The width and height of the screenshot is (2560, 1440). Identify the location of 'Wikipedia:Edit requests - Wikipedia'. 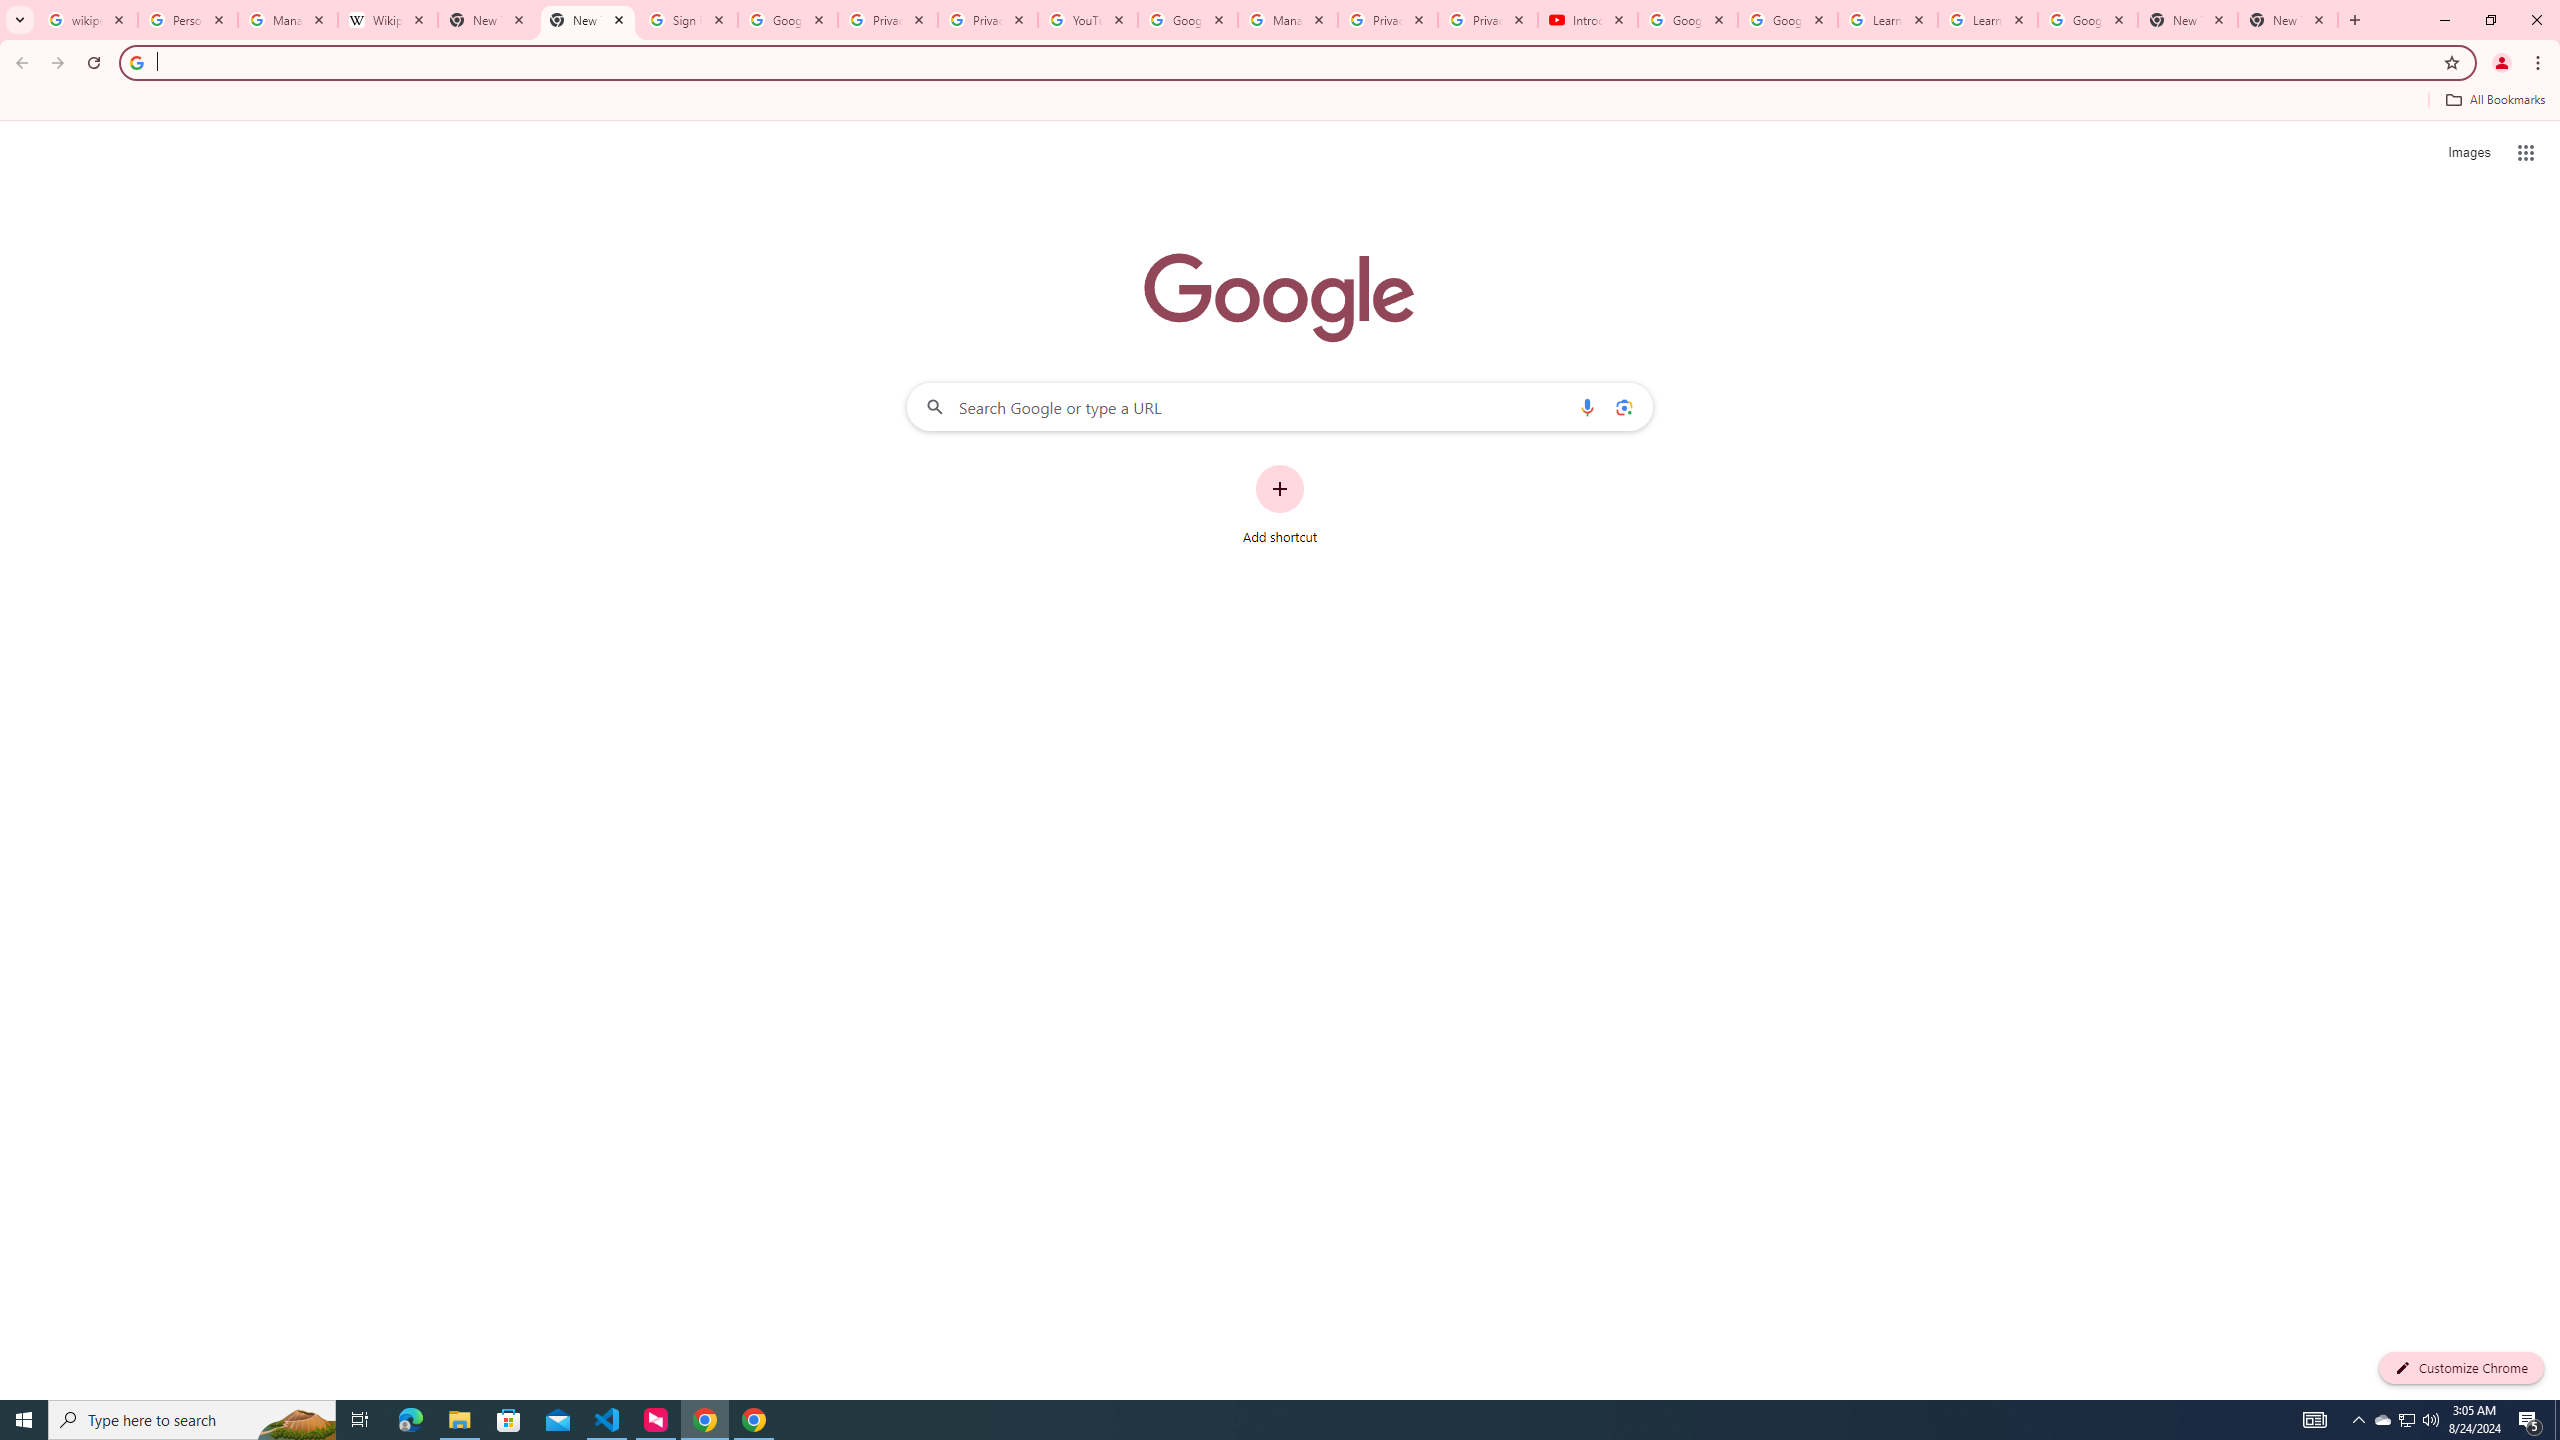
(388, 19).